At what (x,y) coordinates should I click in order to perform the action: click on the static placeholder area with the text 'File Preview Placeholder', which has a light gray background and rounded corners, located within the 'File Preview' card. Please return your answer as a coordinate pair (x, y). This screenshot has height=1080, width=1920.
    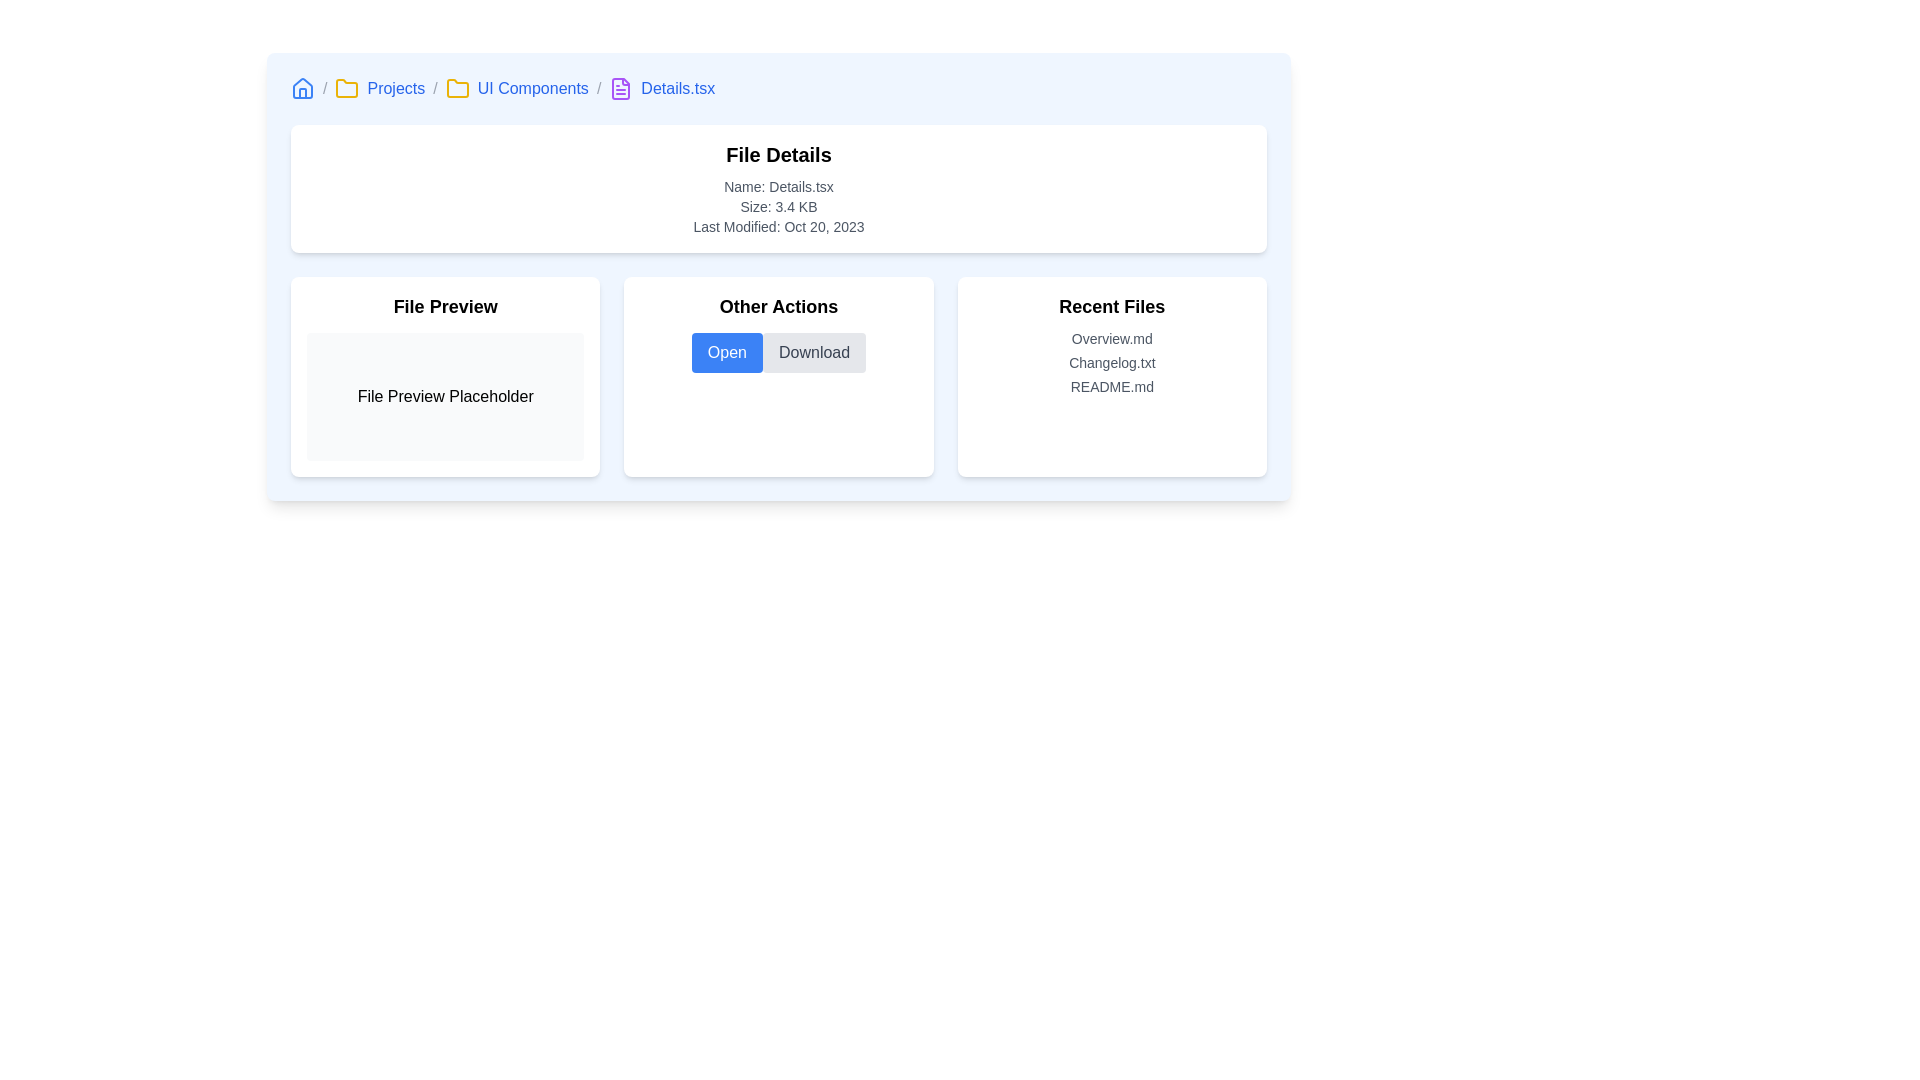
    Looking at the image, I should click on (444, 397).